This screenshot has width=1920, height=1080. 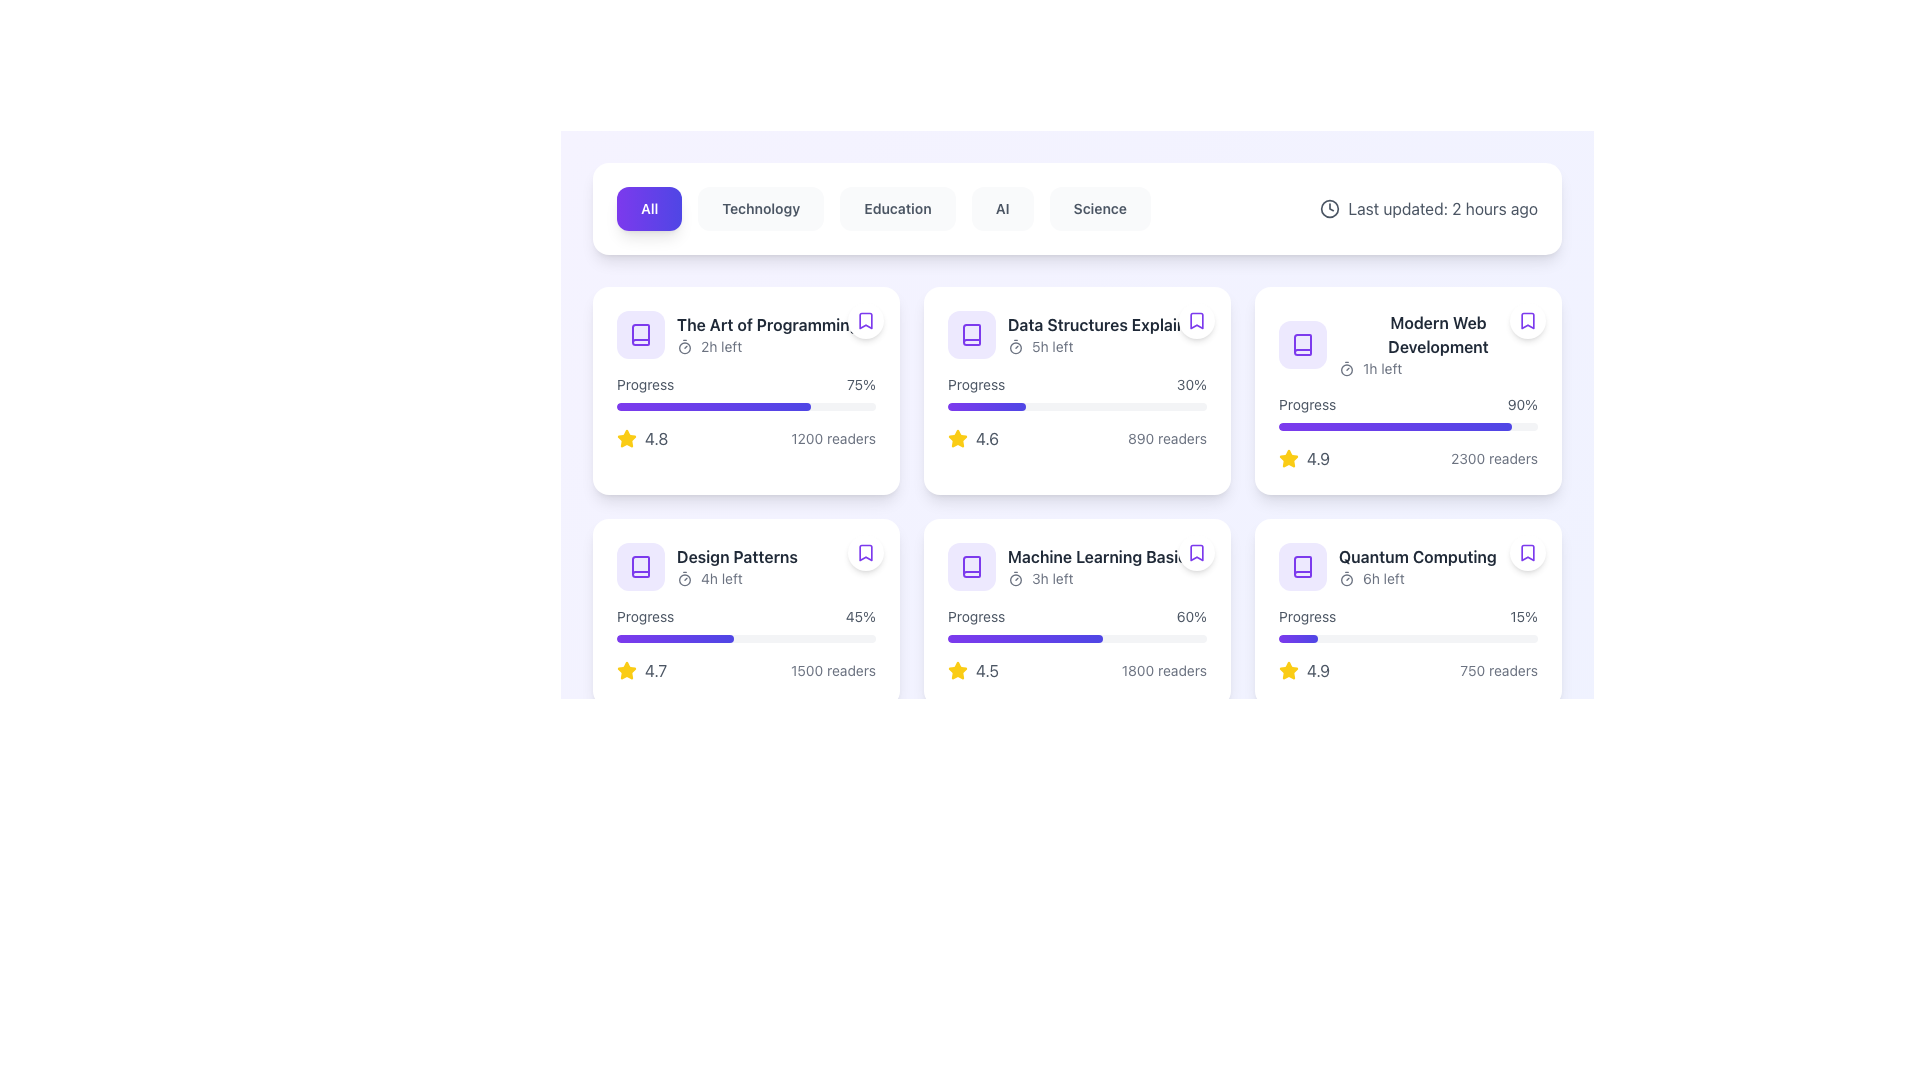 I want to click on bold text label 'Data Structures Explained' located in the second row and second column of the grid layout, above the text '5h left' and near a timer icon, so click(x=1105, y=323).